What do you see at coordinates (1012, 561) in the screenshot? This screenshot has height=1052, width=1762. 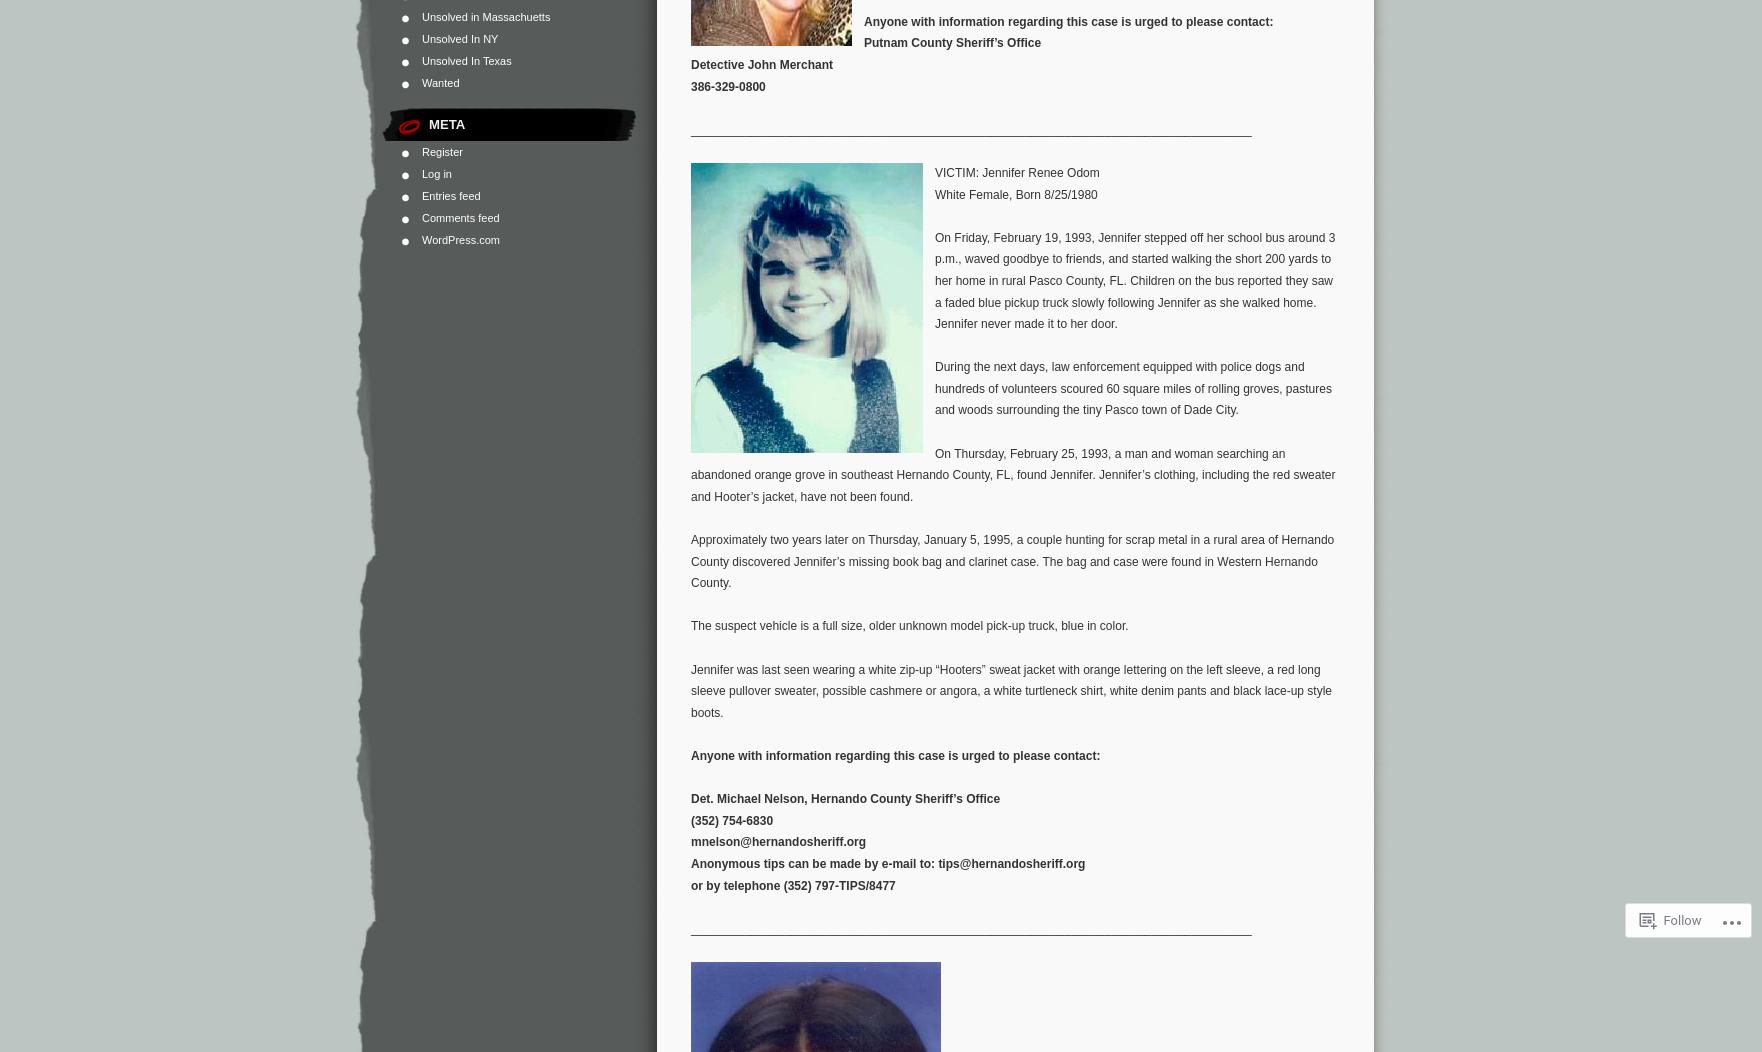 I see `'Approximately two years later on Thursday, January 5, 1995, a couple hunting for scrap metal in a rural area of Hernando County discovered Jennifer’s missing book bag and clarinet case. The bag and case were found in Western Hernando County.'` at bounding box center [1012, 561].